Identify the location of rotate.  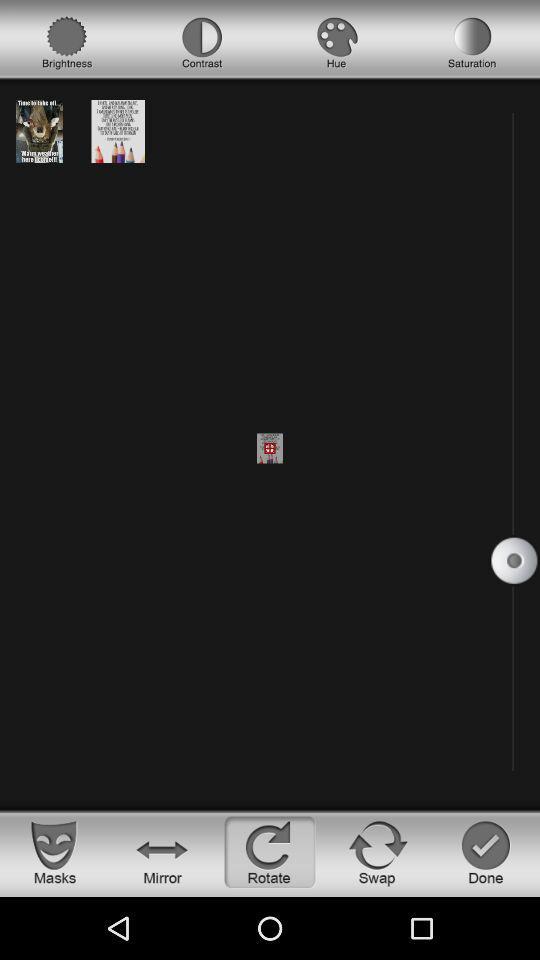
(270, 851).